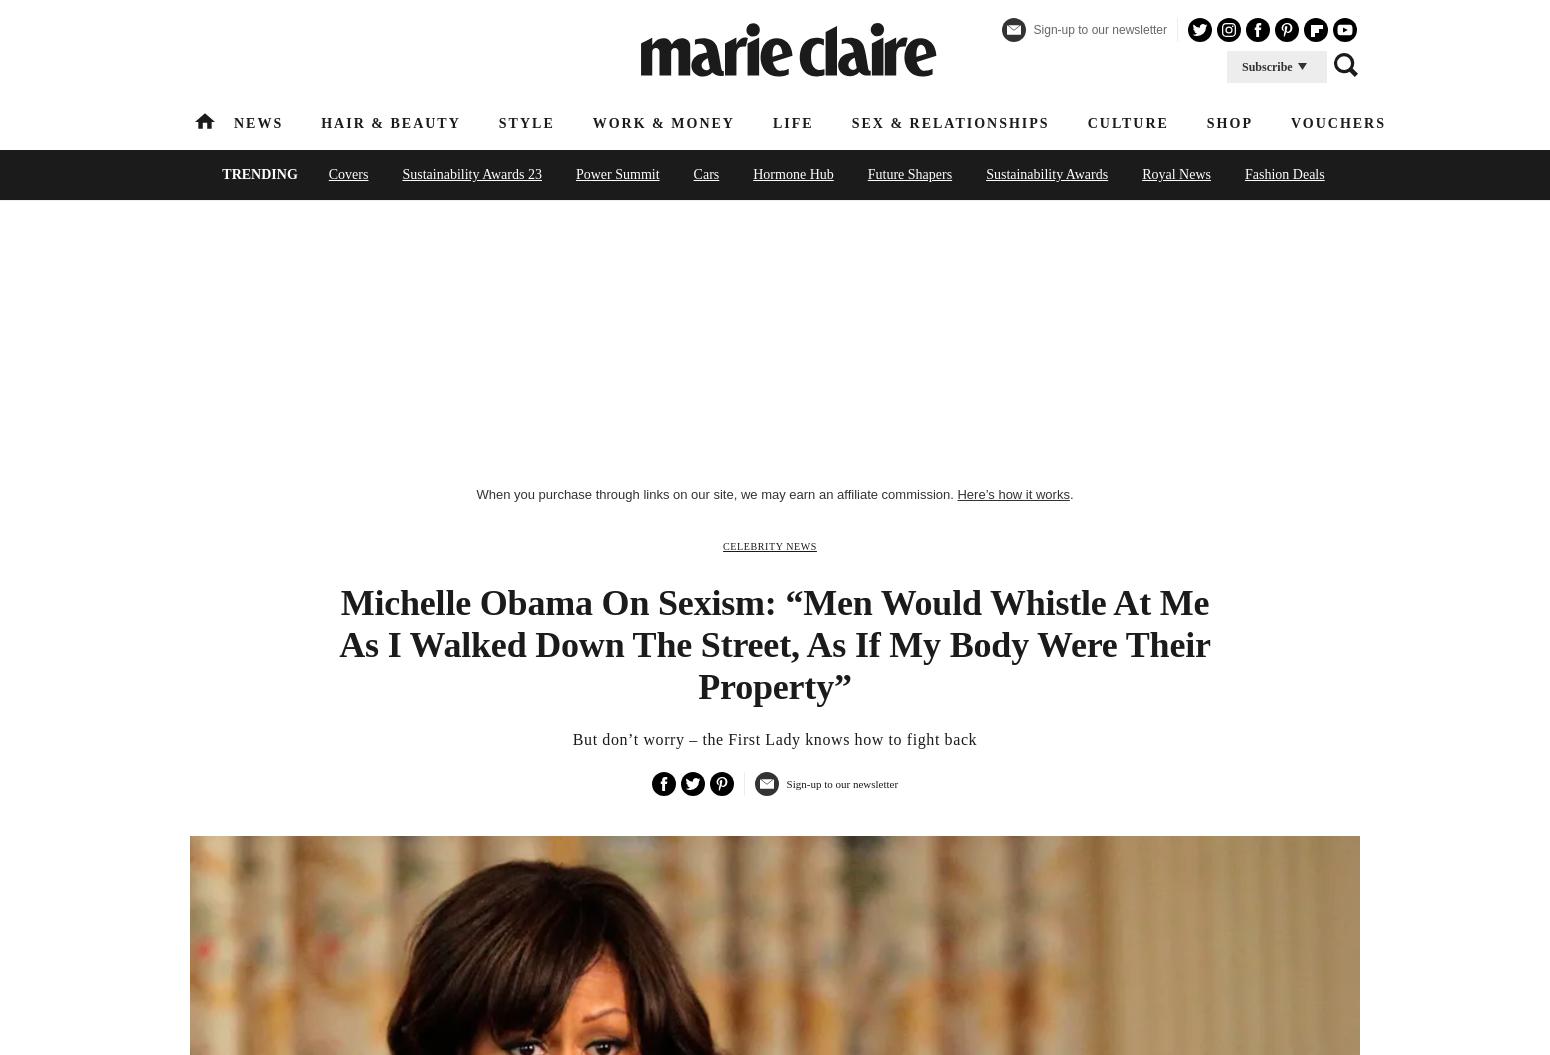 This screenshot has height=1055, width=1550. I want to click on 'Cars', so click(706, 174).